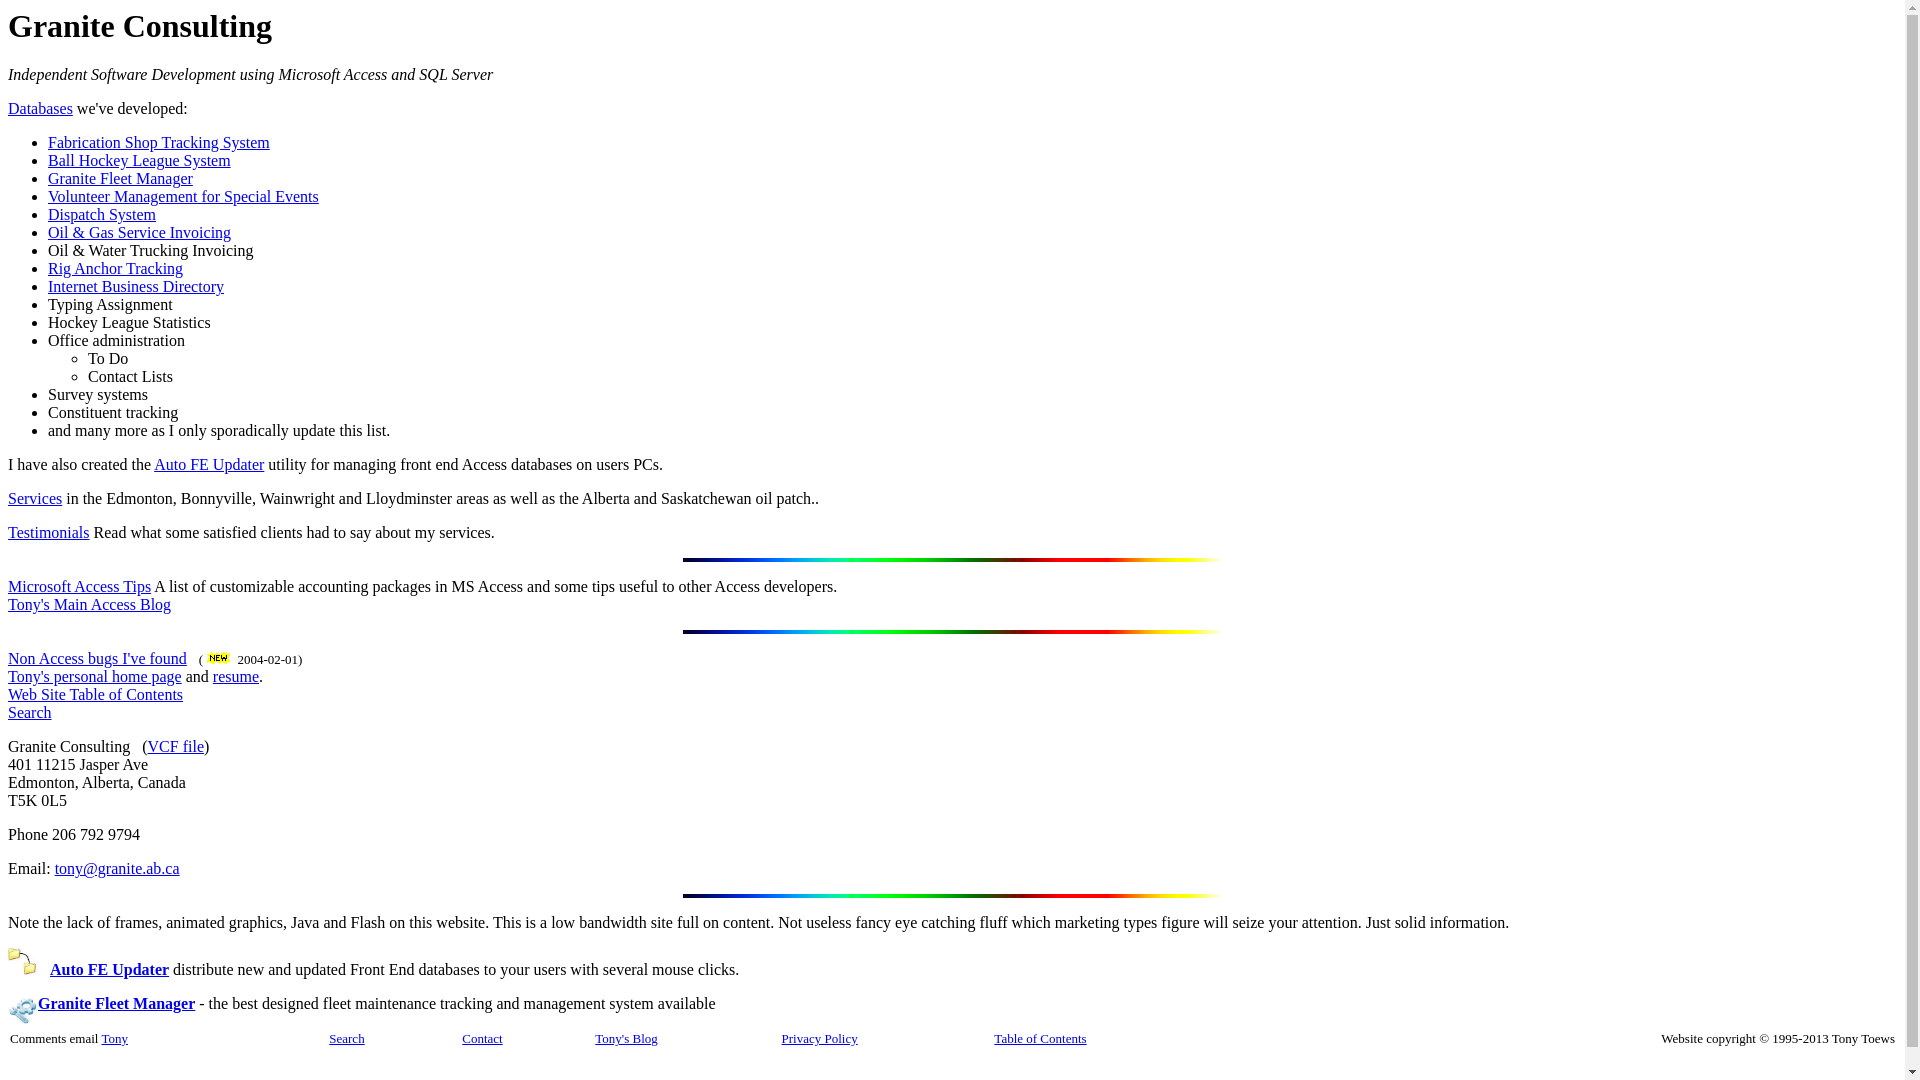 The image size is (1920, 1080). I want to click on 'Tony's Blog', so click(624, 1037).